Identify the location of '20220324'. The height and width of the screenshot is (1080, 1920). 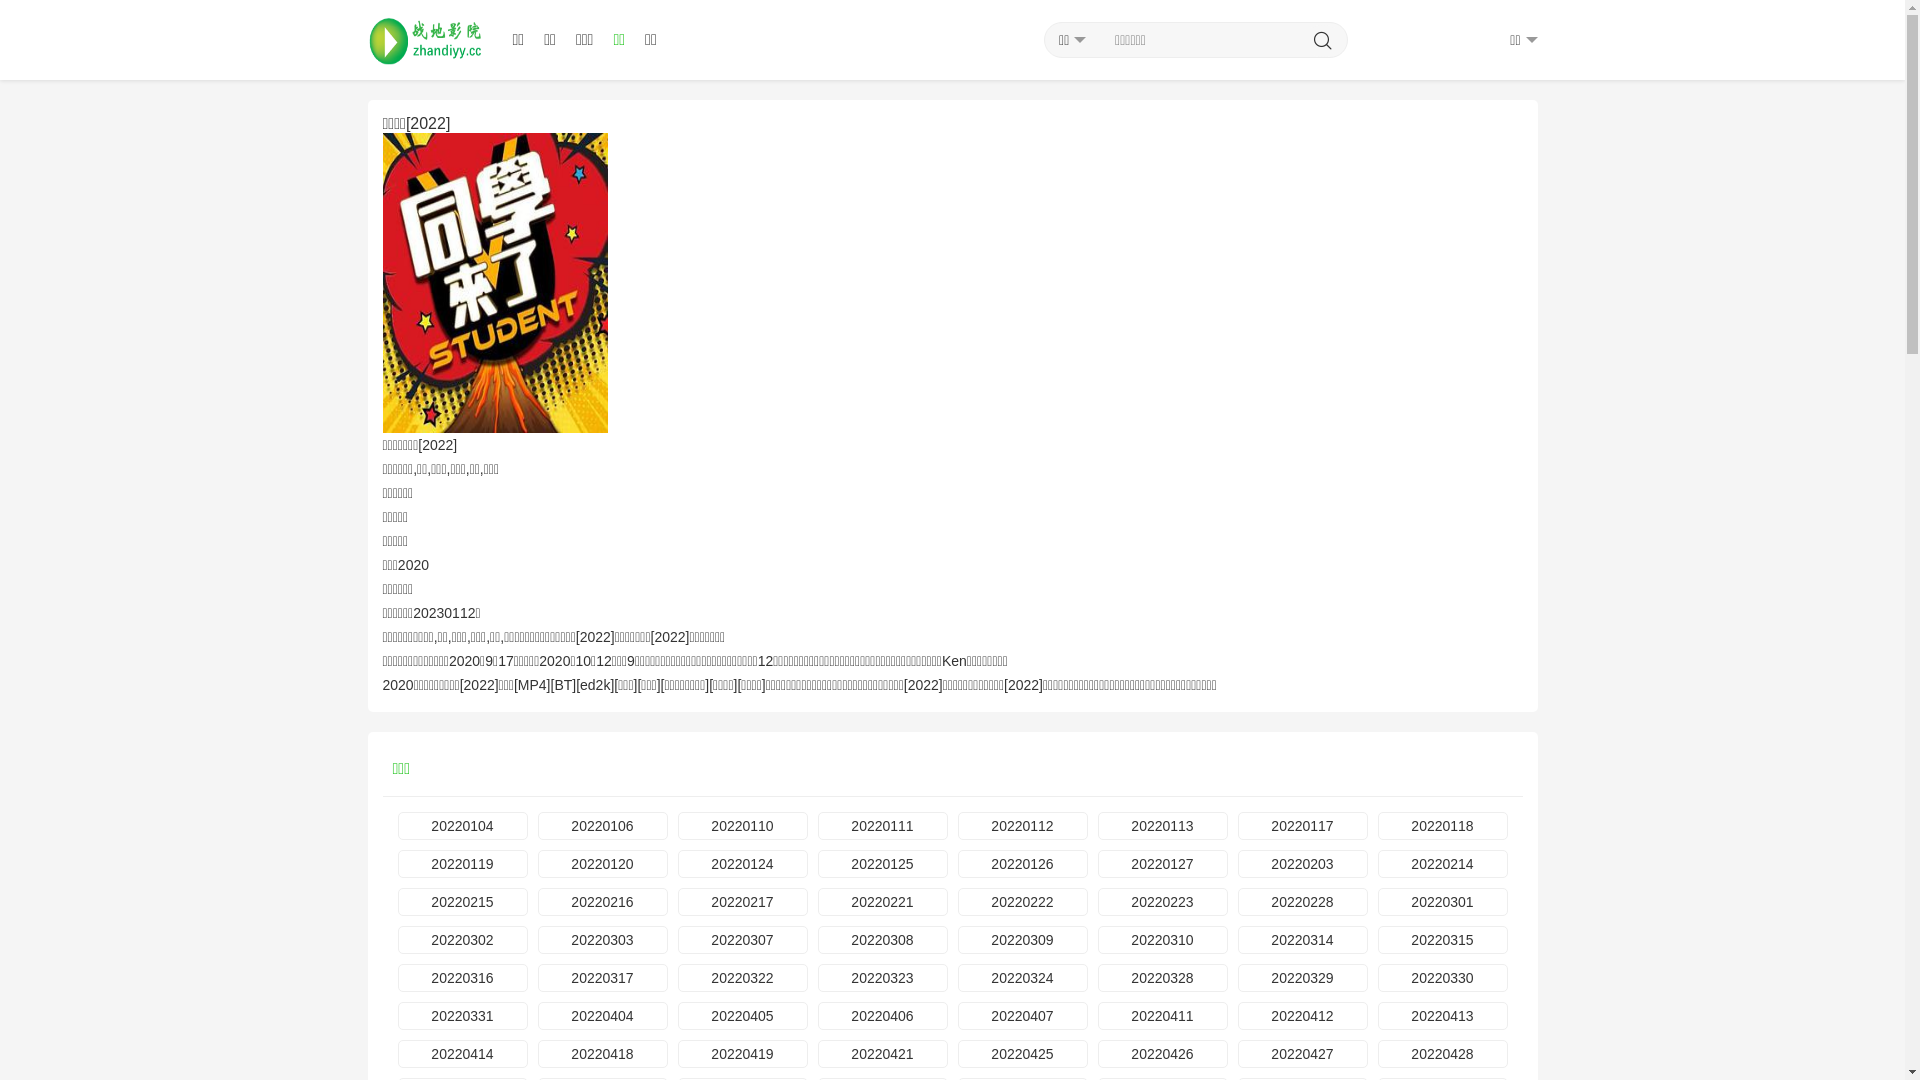
(957, 977).